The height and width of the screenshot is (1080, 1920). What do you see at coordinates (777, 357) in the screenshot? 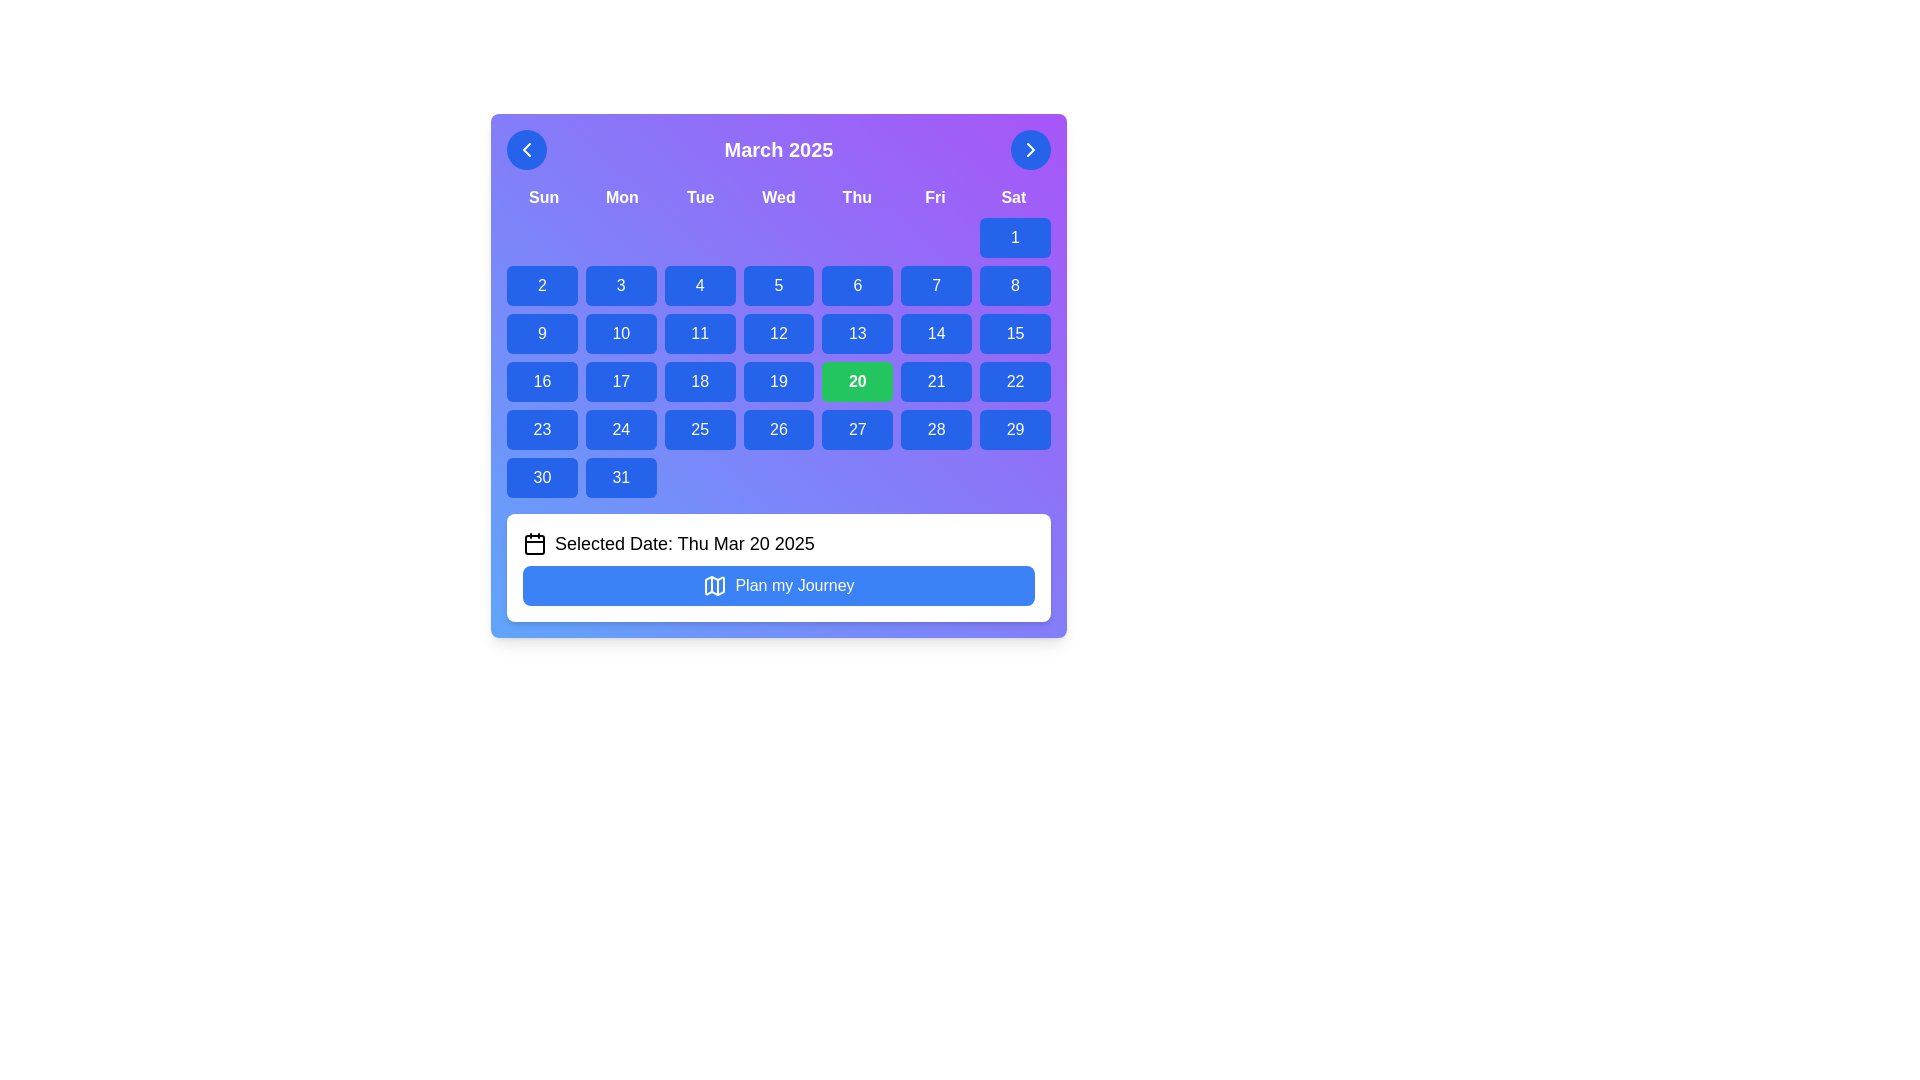
I see `the date selector in the interactive calendar grid located below the 'March 2025' title` at bounding box center [777, 357].